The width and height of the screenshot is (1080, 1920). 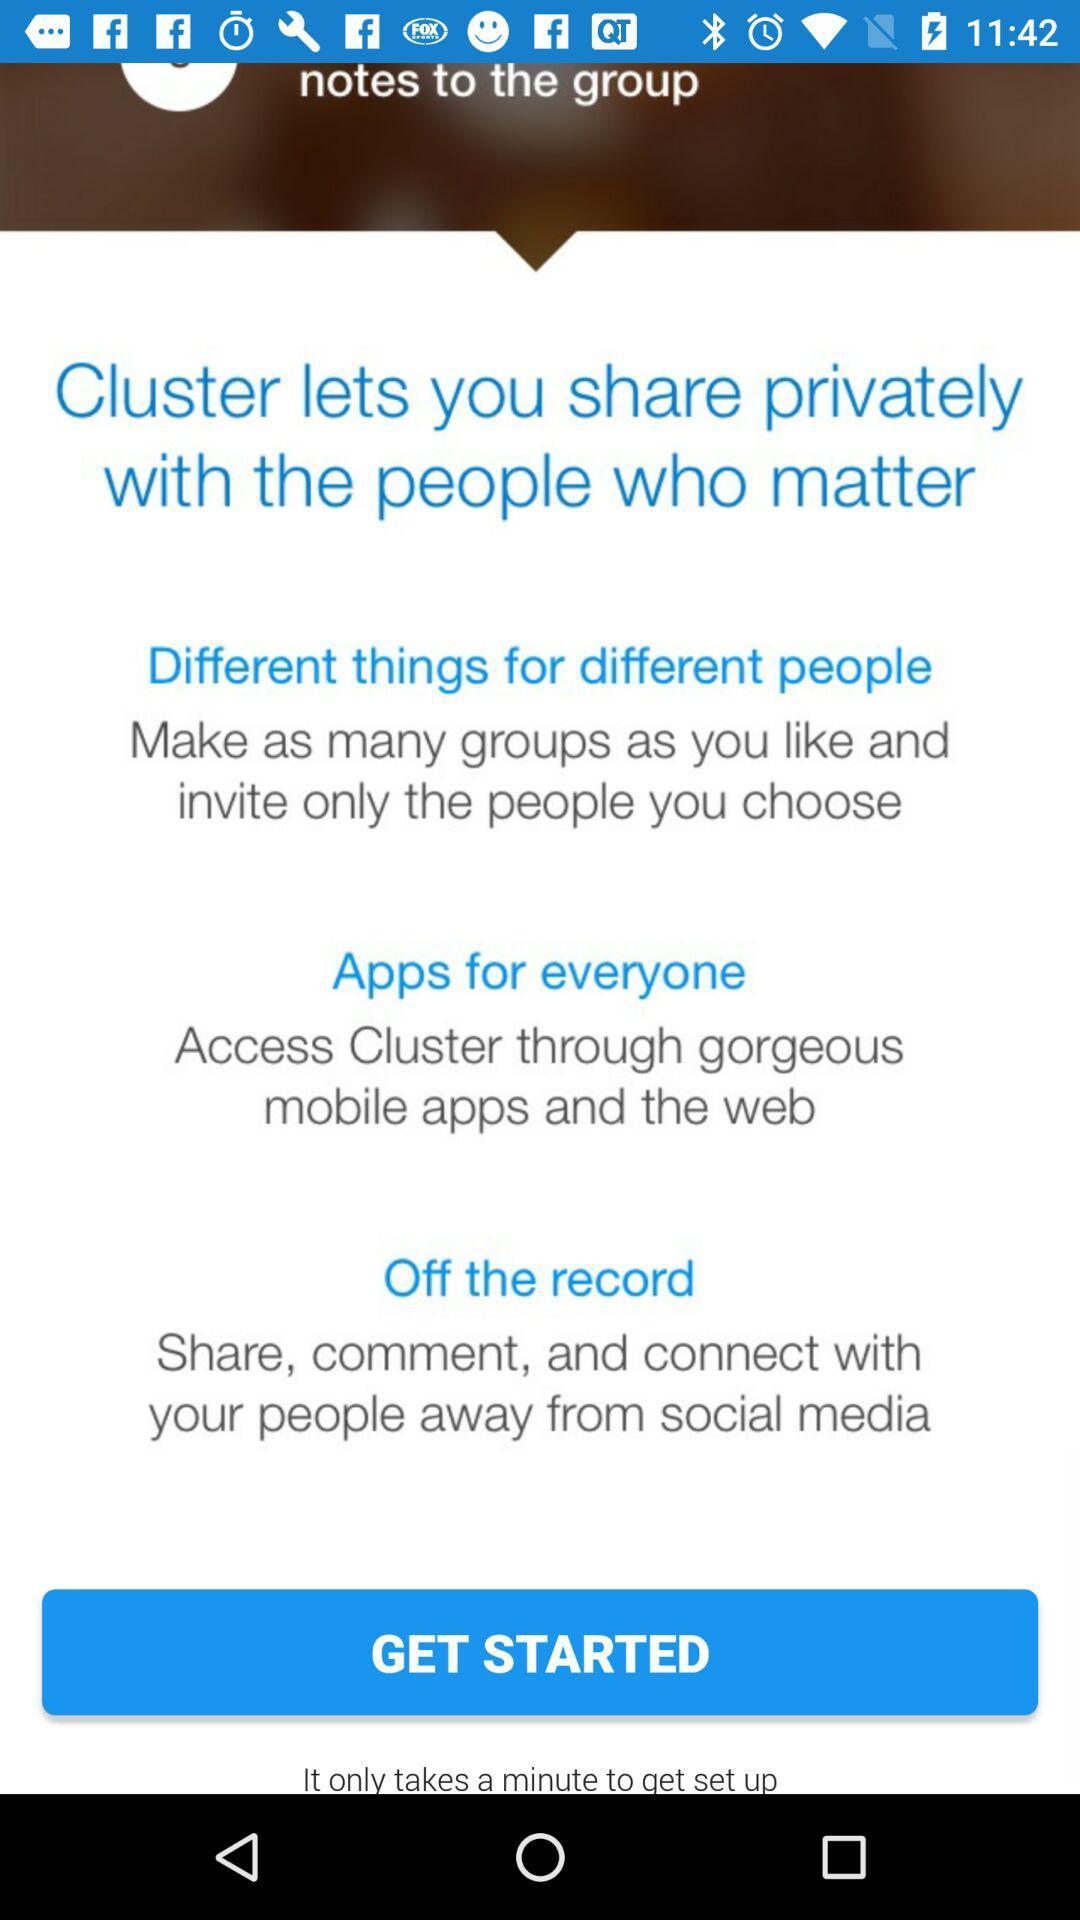 I want to click on get started item, so click(x=540, y=1652).